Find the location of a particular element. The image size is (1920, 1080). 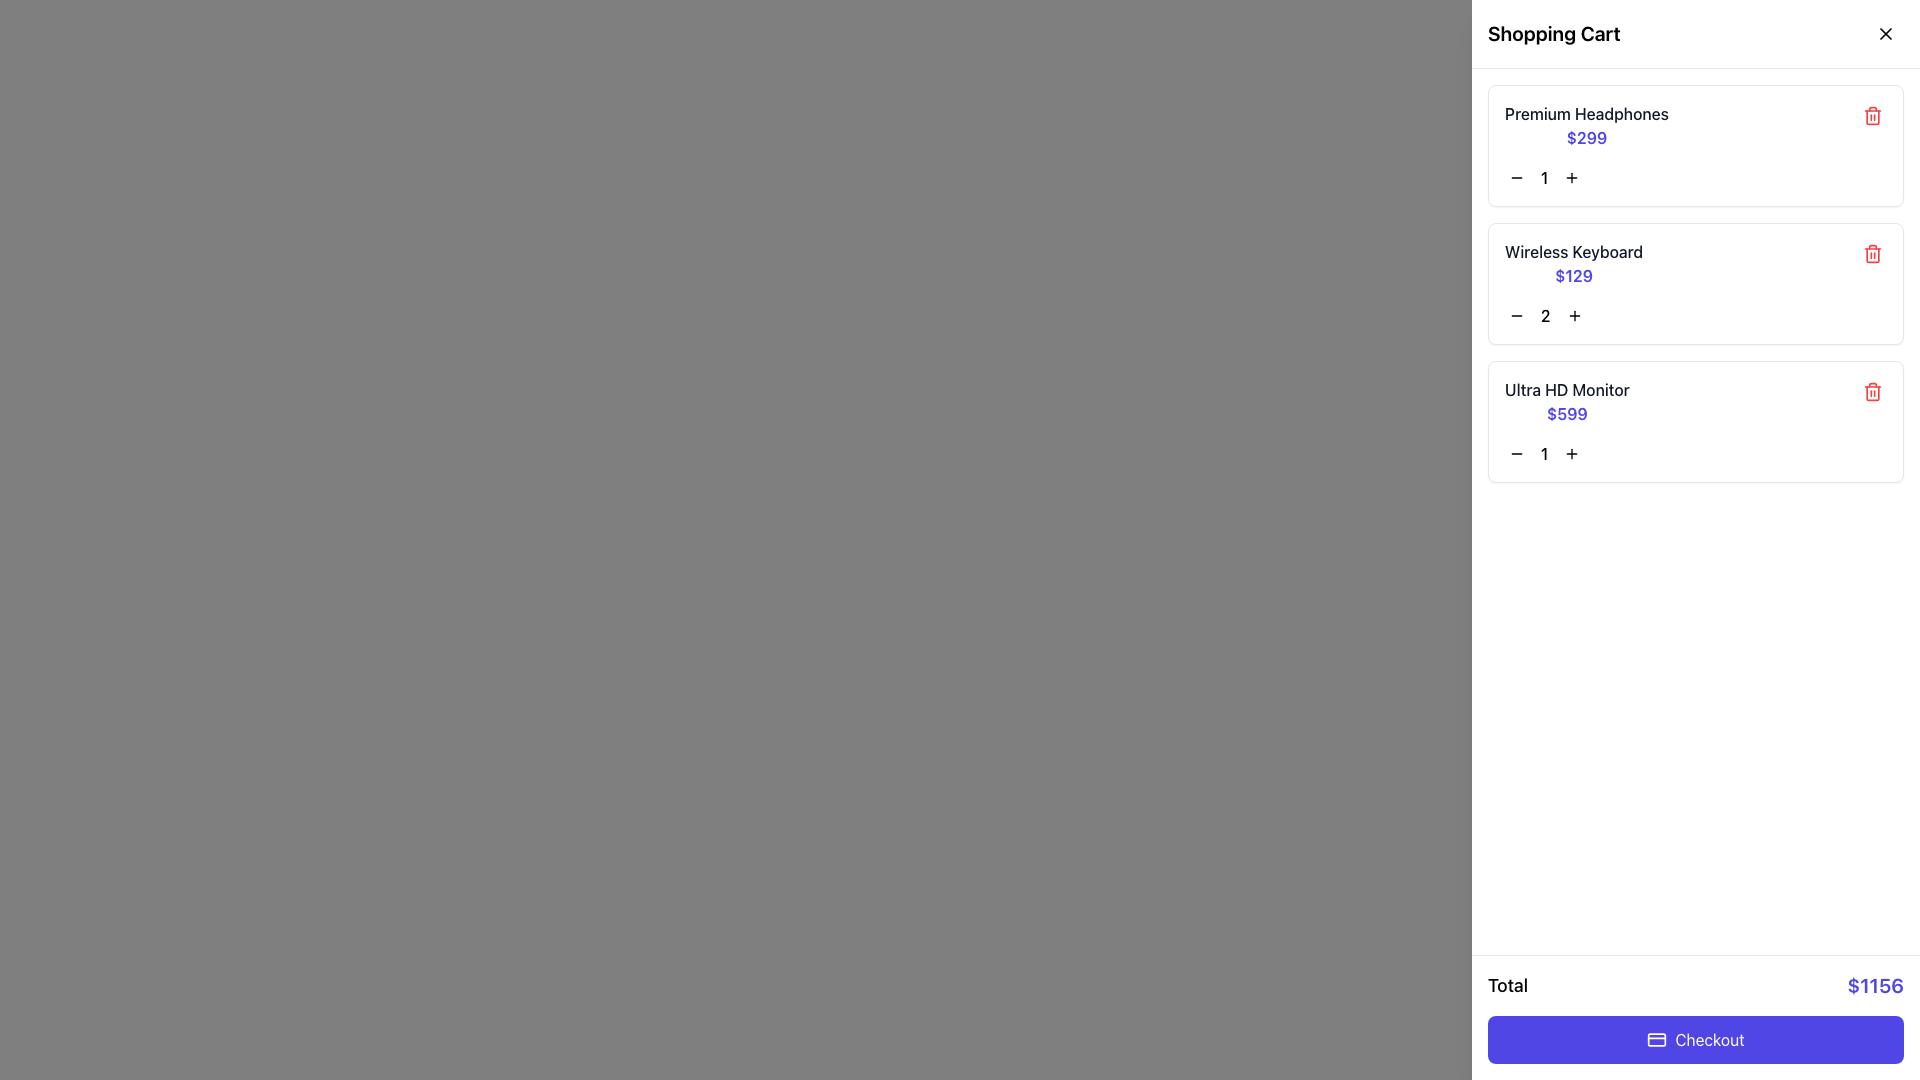

the text label displaying 'Wireless Keyboard' in the shopping cart section, which is positioned above the price '$129' is located at coordinates (1573, 250).